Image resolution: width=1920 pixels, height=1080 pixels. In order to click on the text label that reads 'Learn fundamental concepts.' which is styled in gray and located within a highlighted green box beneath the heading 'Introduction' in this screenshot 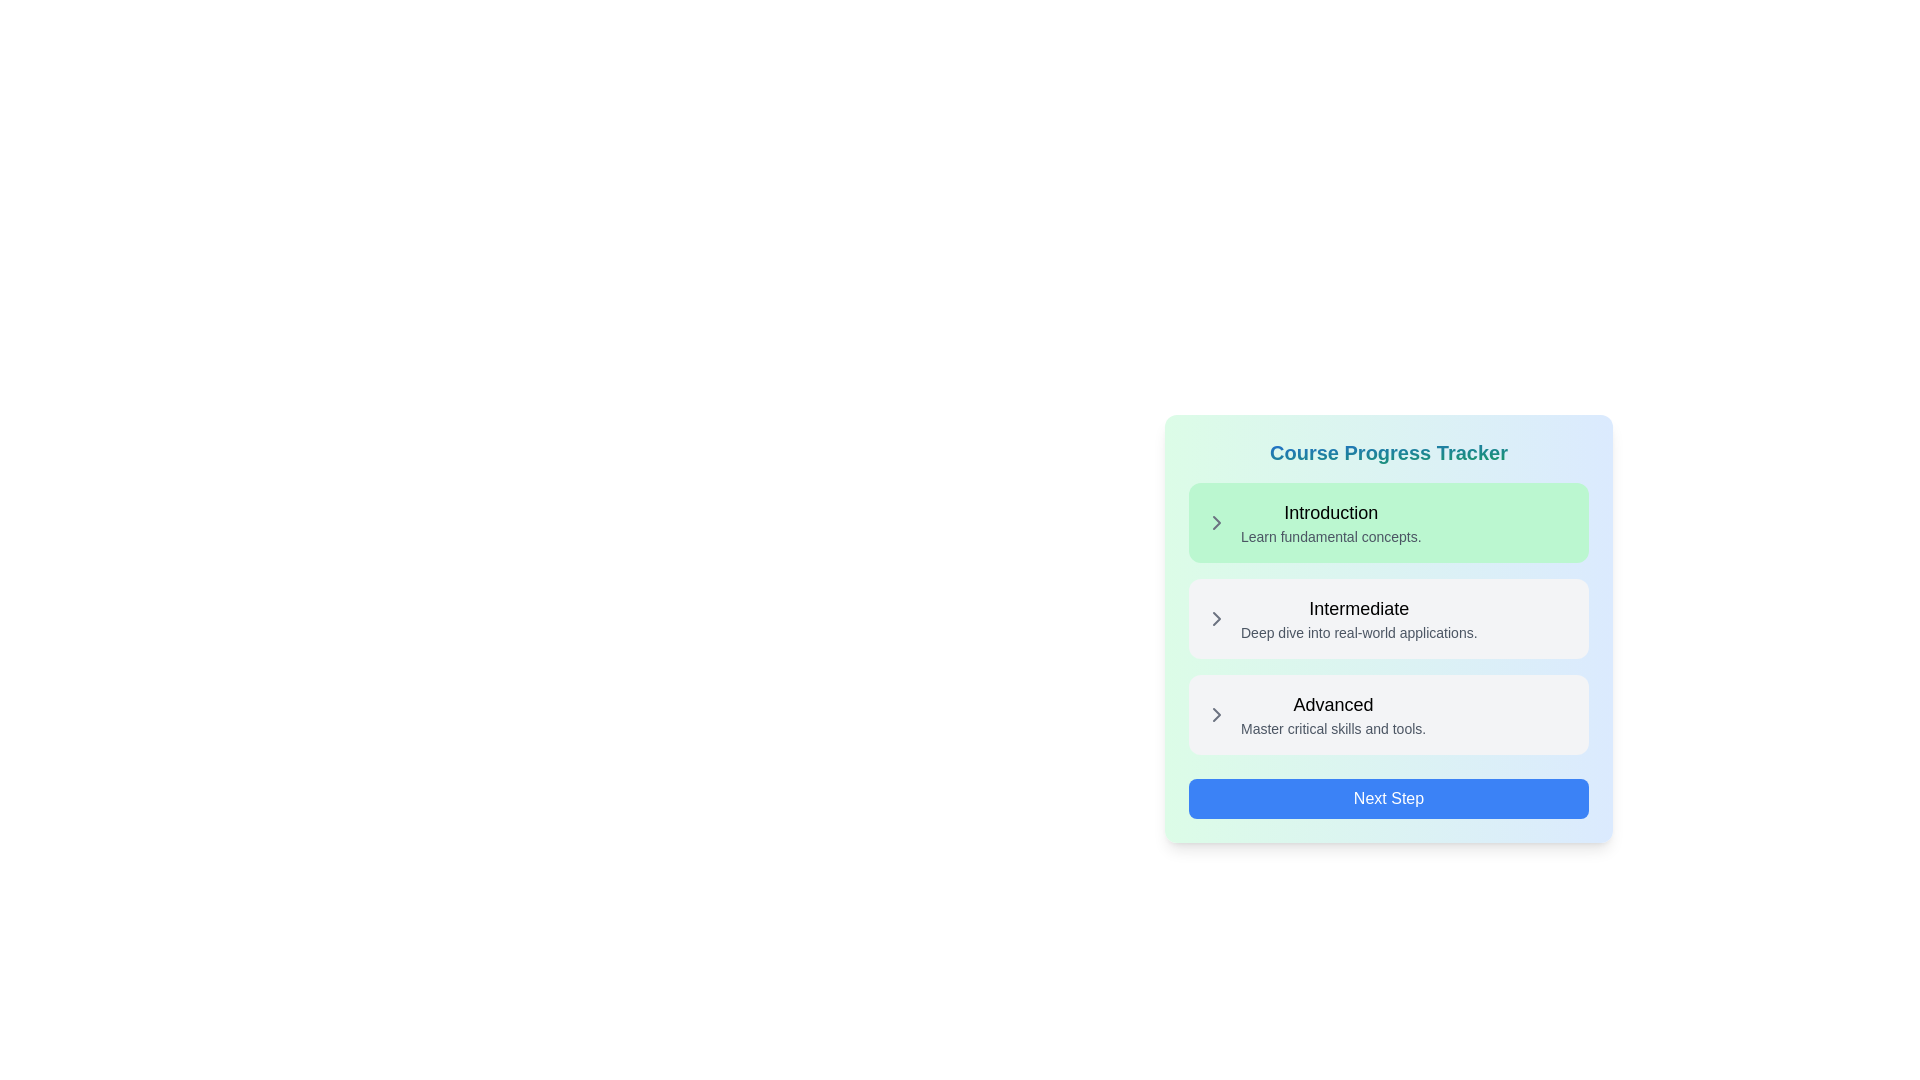, I will do `click(1331, 535)`.